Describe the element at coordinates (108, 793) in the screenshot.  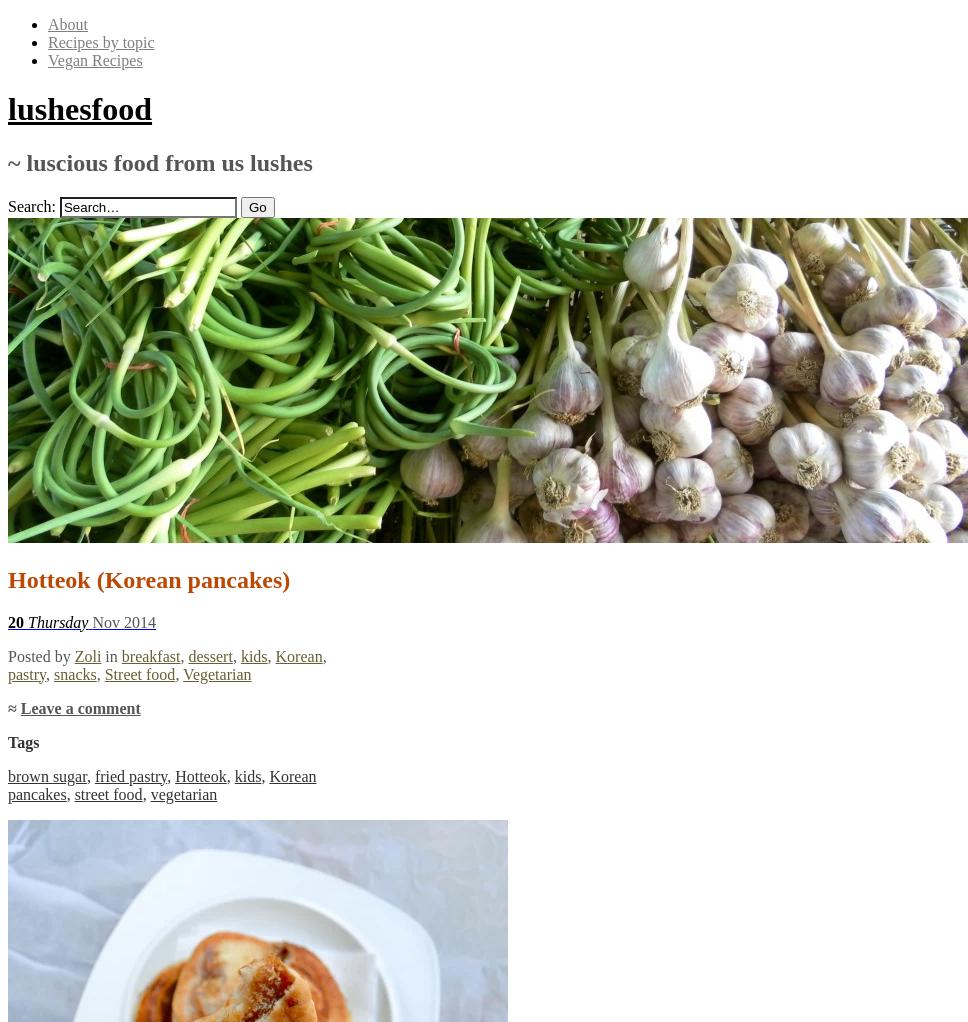
I see `'street food'` at that location.